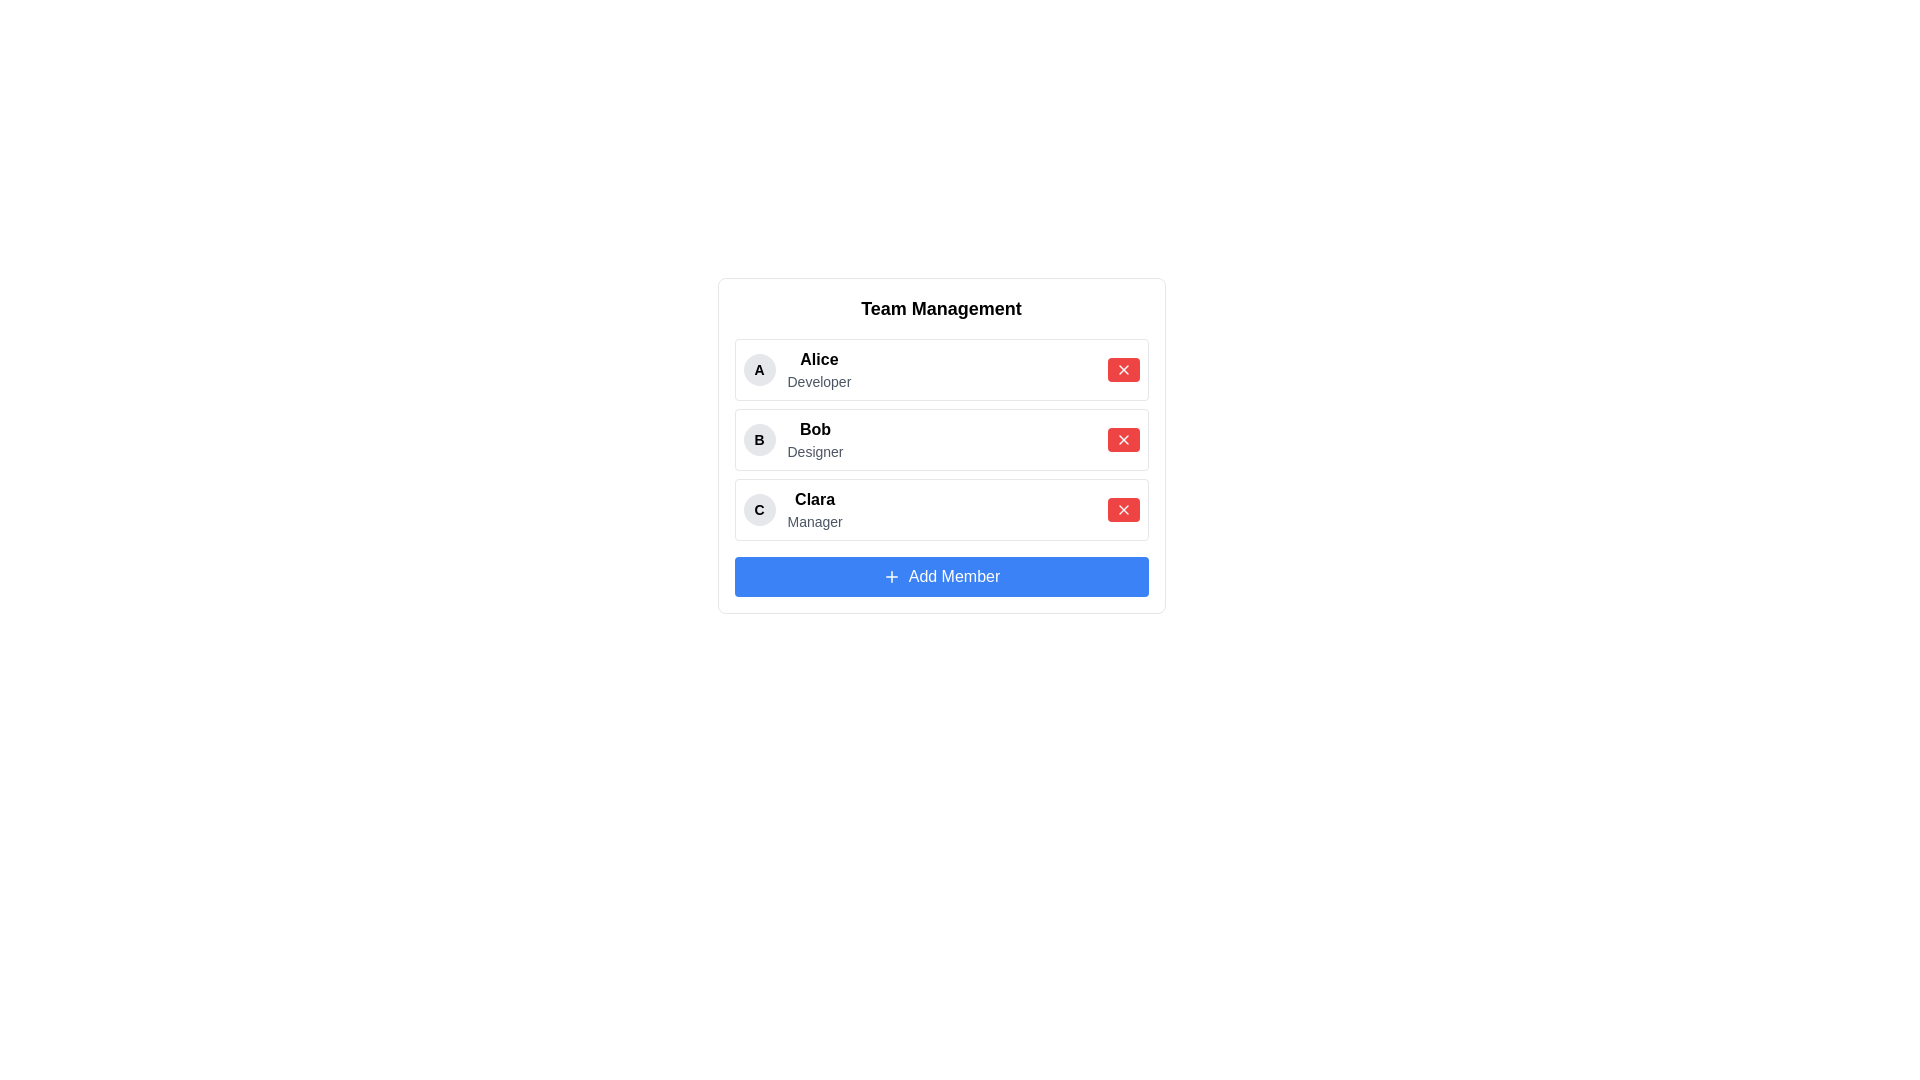 The image size is (1920, 1080). What do you see at coordinates (815, 451) in the screenshot?
I see `text displayed in the label showing Bob's role or title, which is located in the second row of the list, beneath the 'Bob' label` at bounding box center [815, 451].